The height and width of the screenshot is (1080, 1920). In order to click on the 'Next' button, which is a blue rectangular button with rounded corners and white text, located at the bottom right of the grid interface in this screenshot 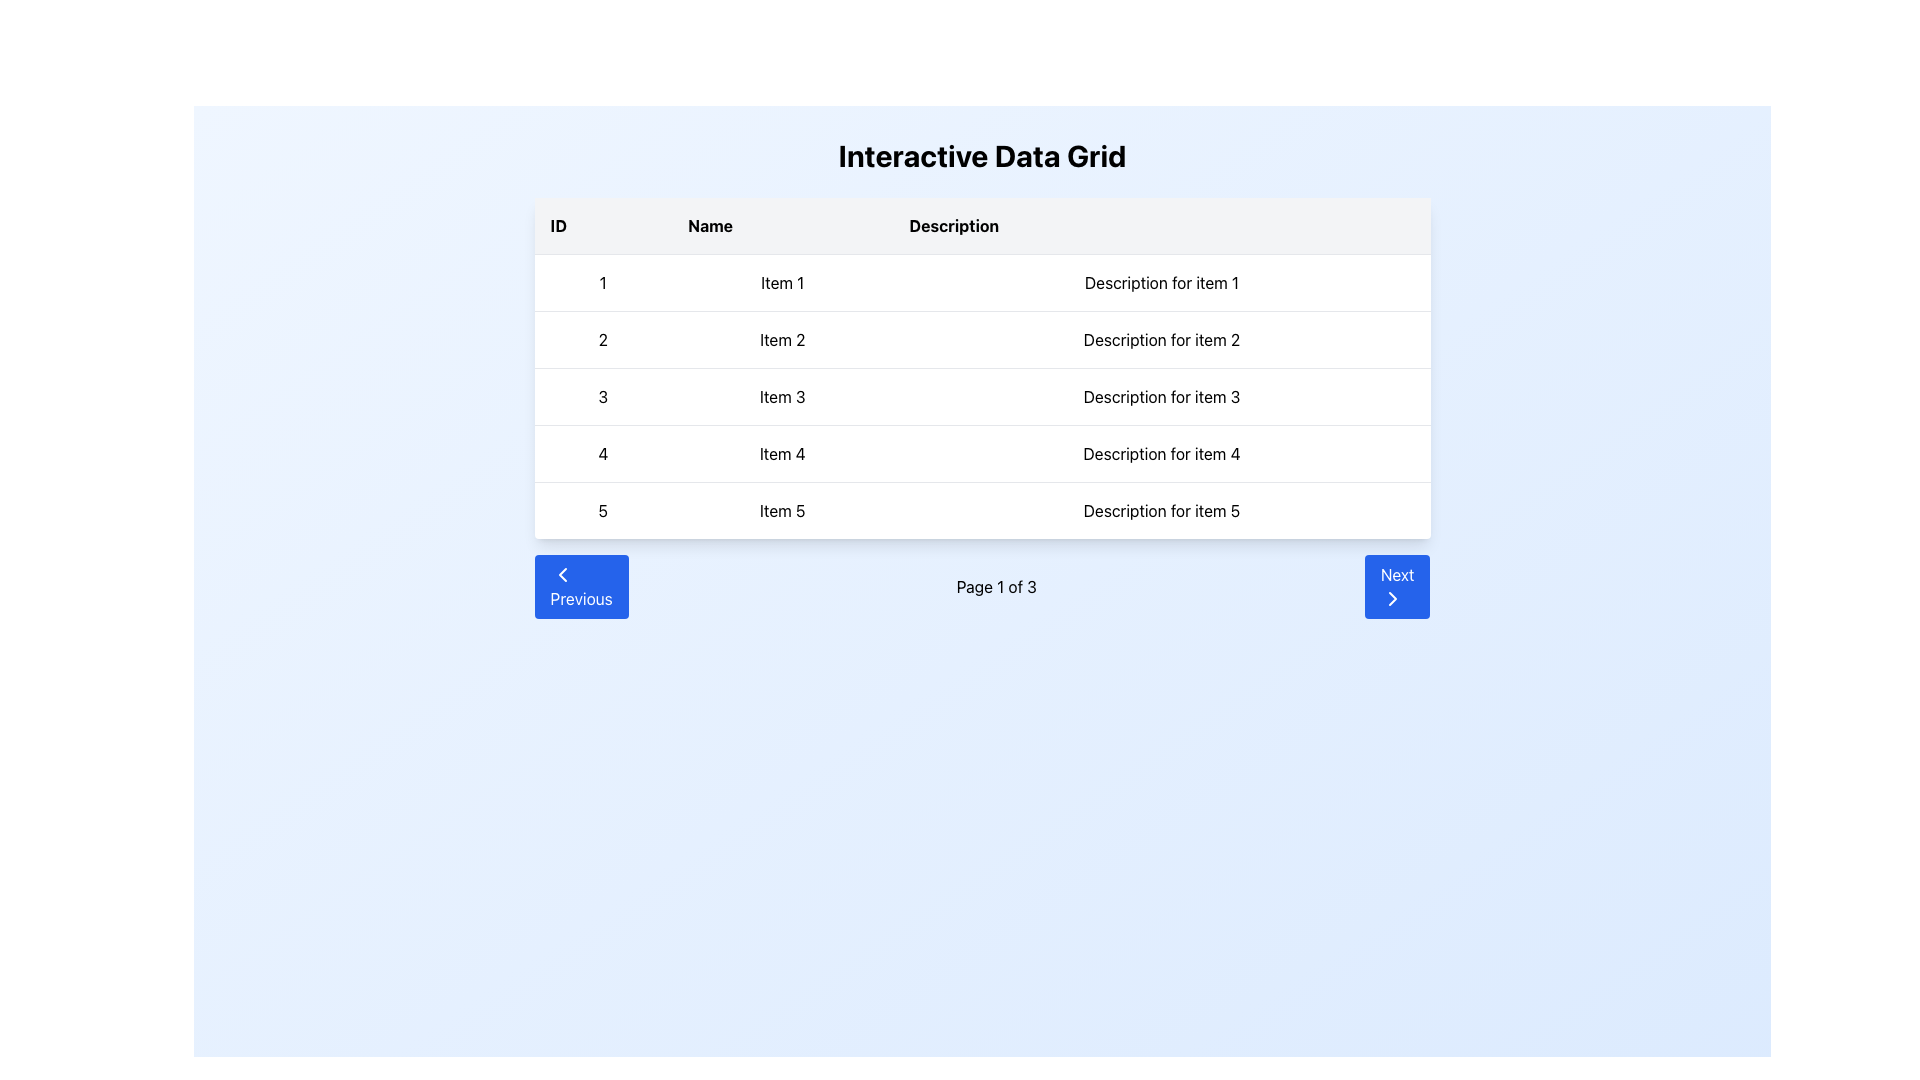, I will do `click(1396, 585)`.